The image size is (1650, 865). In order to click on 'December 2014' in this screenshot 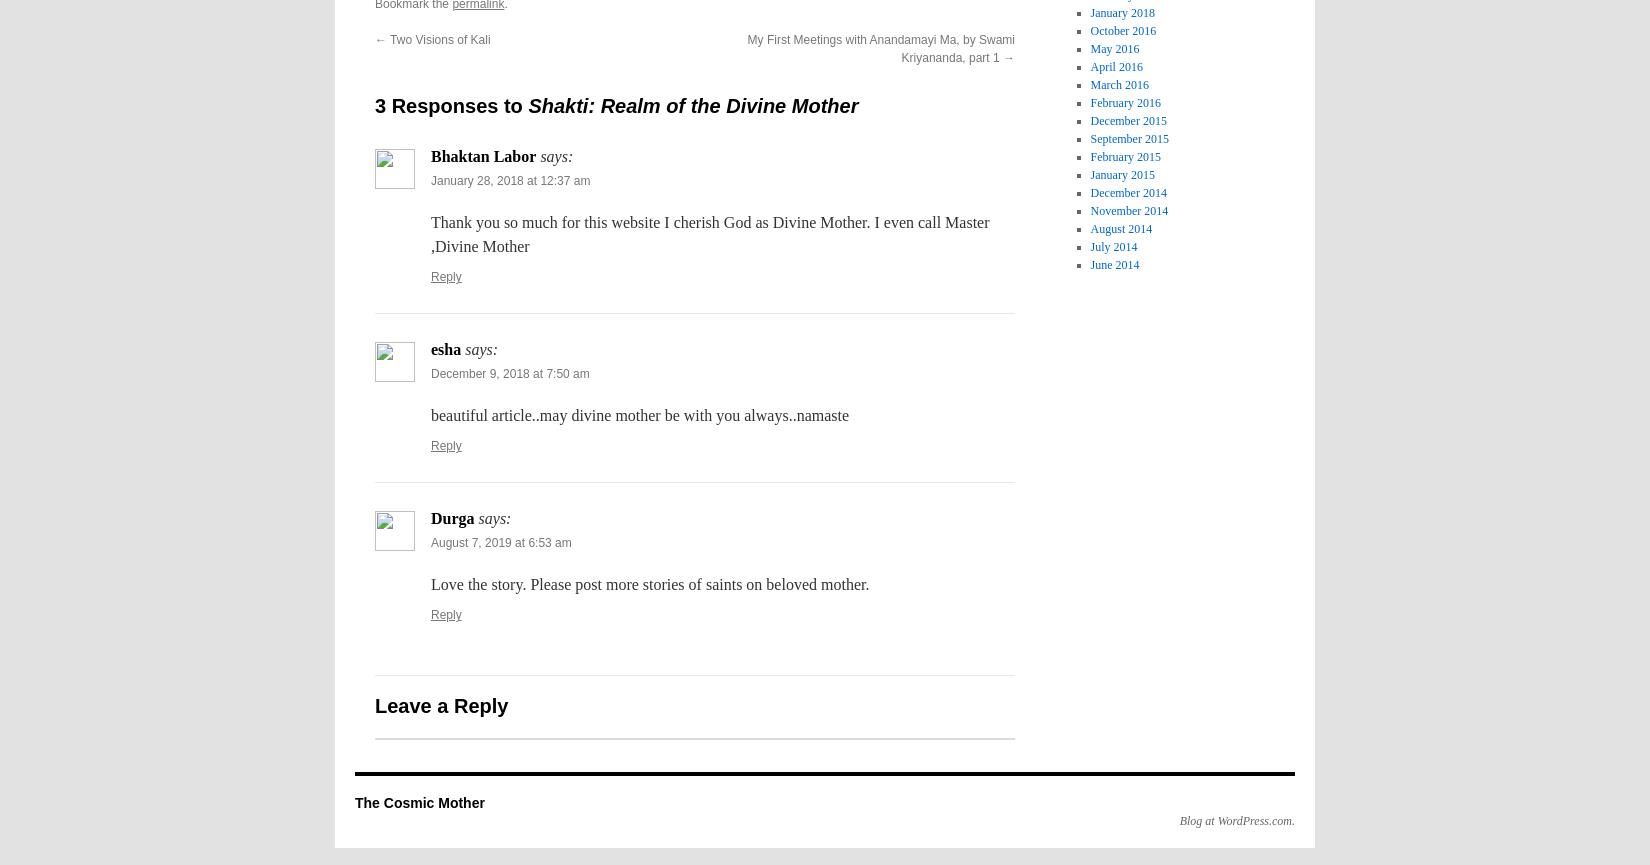, I will do `click(1127, 191)`.